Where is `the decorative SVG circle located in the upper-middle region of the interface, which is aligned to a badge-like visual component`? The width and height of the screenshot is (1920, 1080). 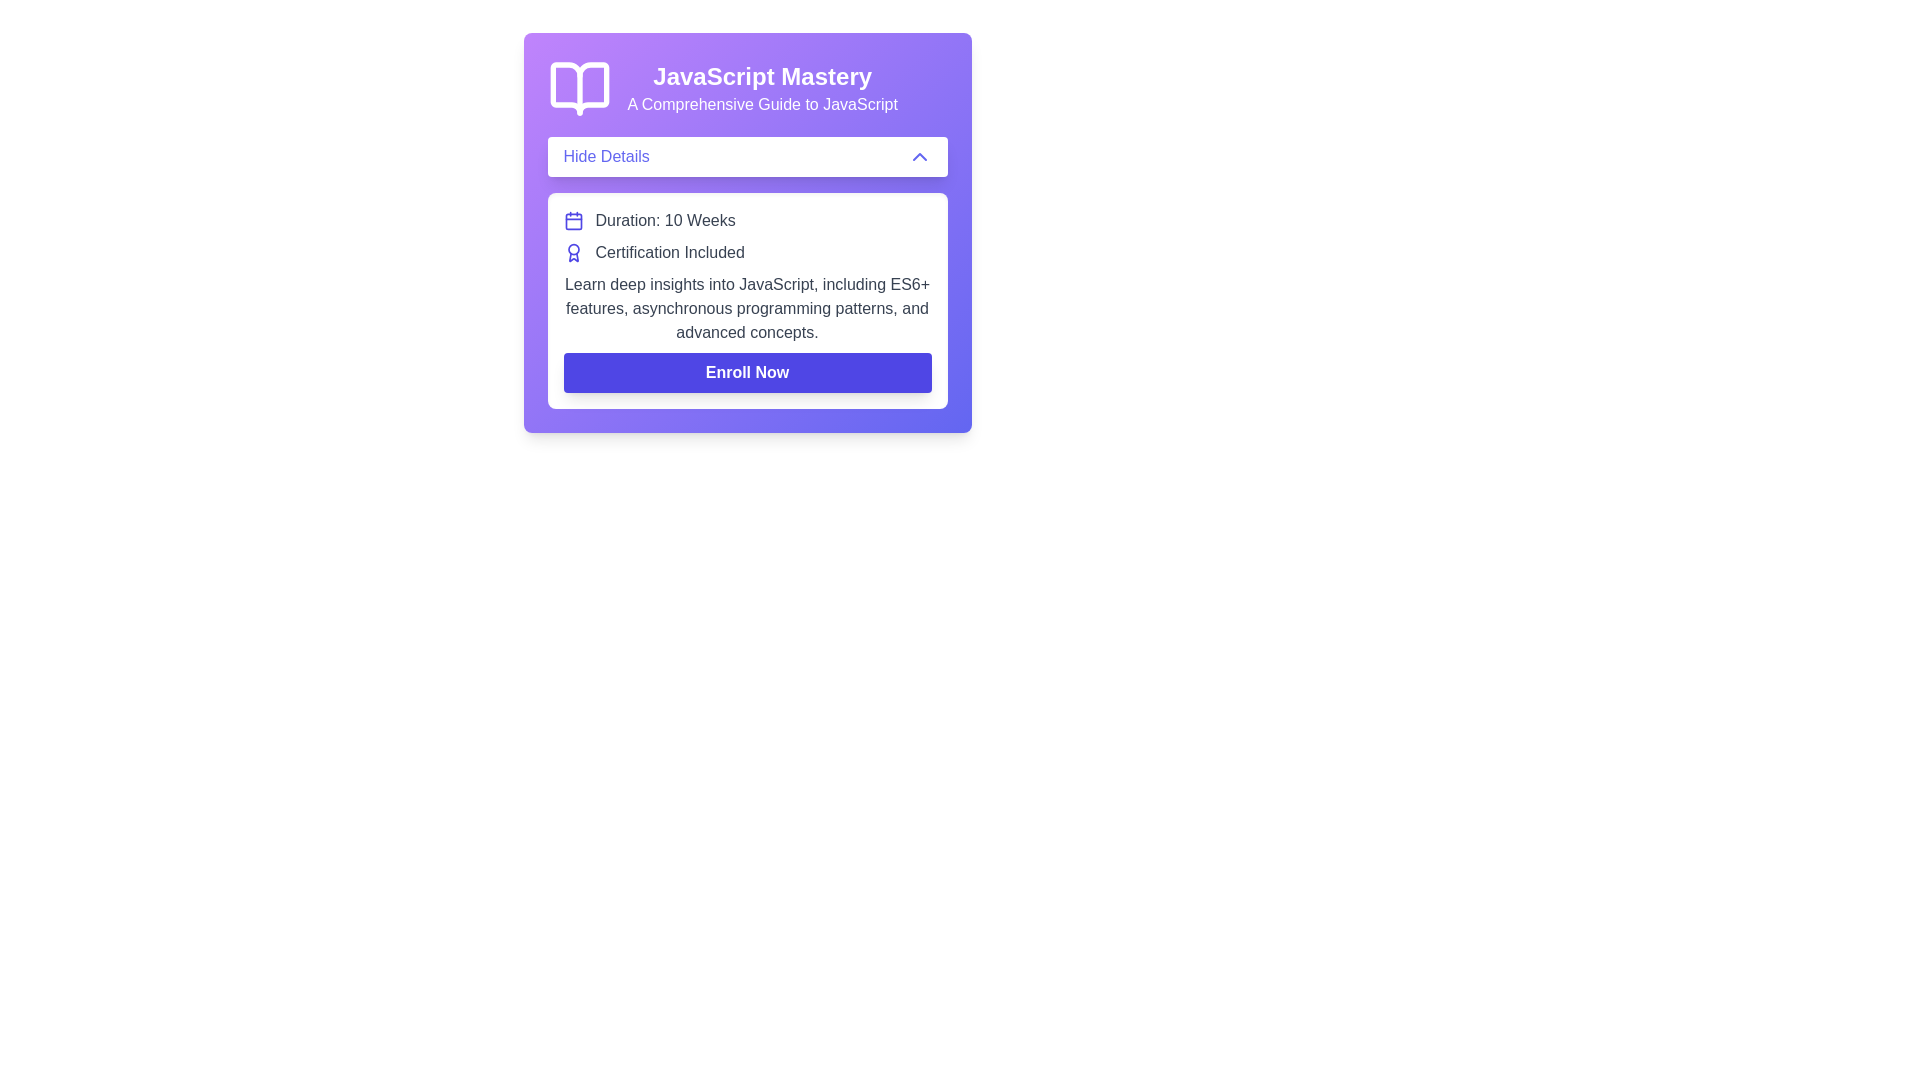
the decorative SVG circle located in the upper-middle region of the interface, which is aligned to a badge-like visual component is located at coordinates (572, 248).